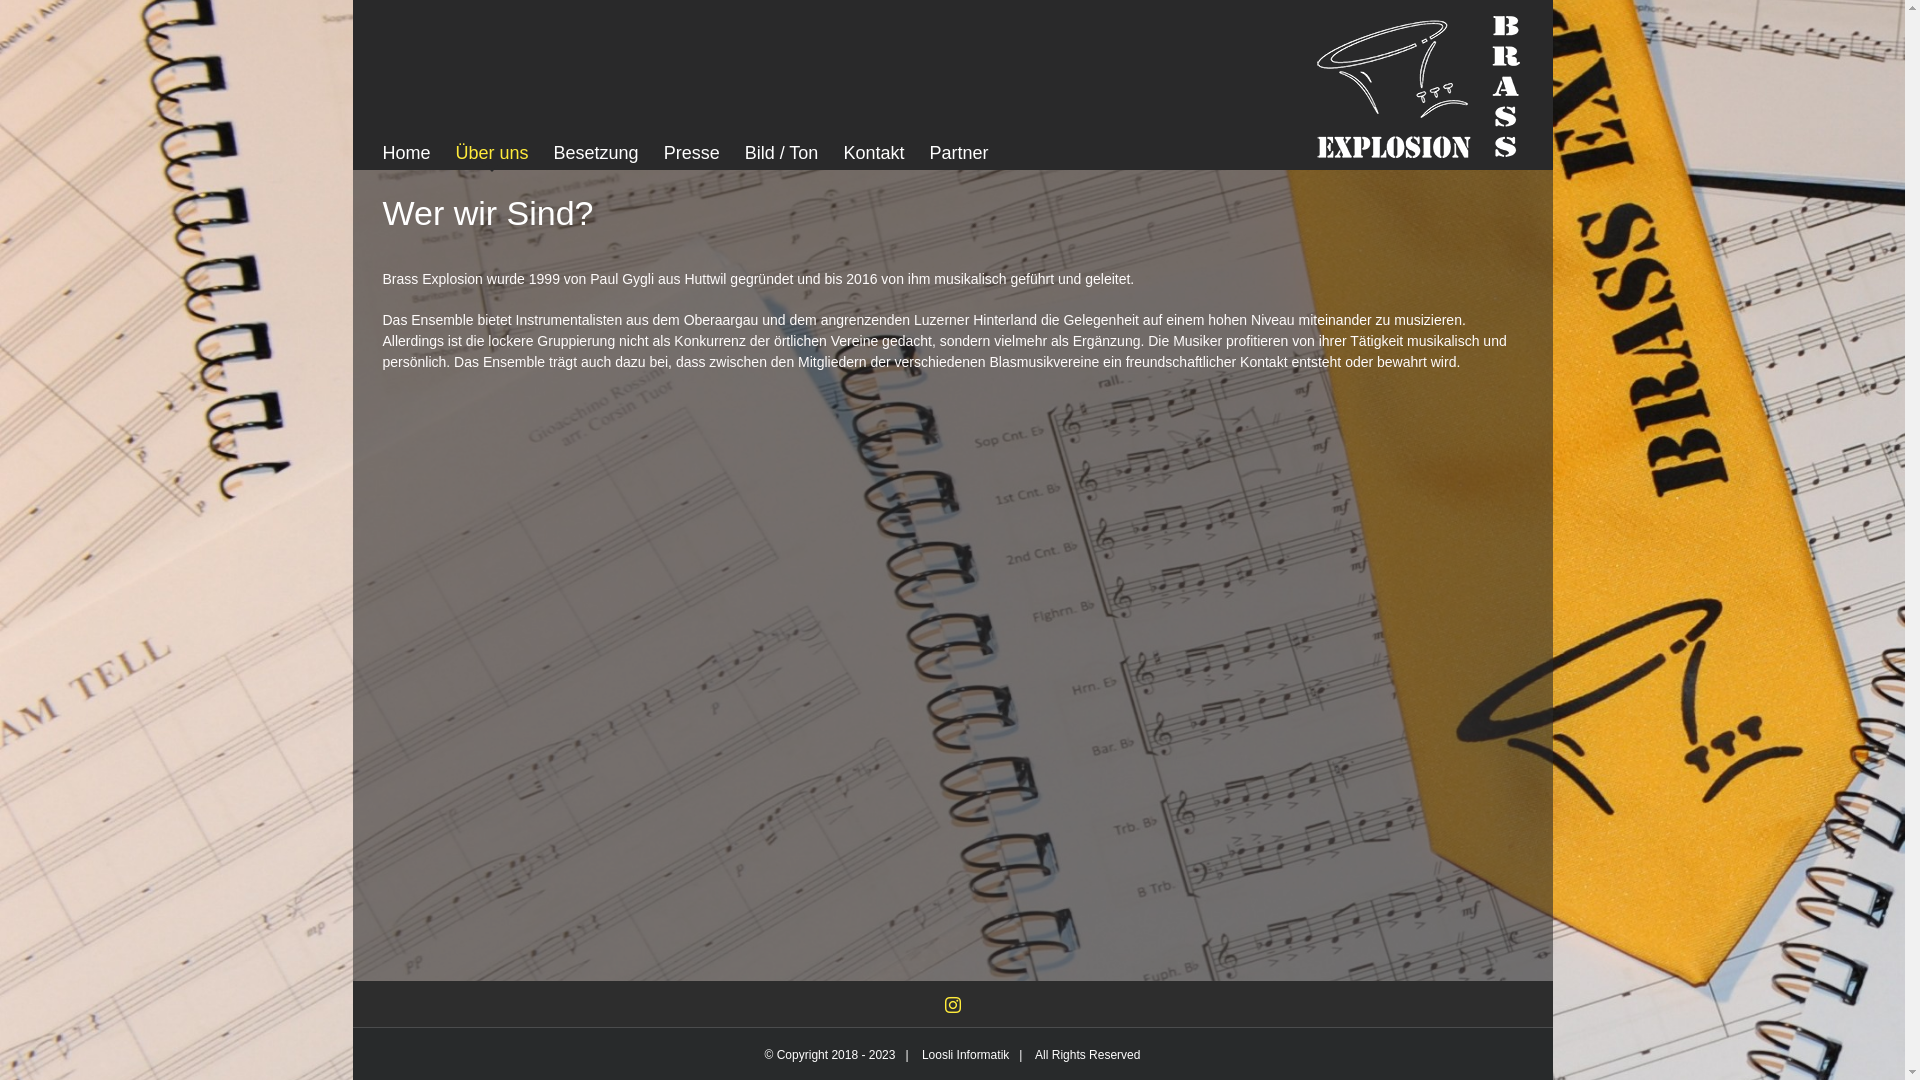  Describe the element at coordinates (663, 152) in the screenshot. I see `'Presse'` at that location.